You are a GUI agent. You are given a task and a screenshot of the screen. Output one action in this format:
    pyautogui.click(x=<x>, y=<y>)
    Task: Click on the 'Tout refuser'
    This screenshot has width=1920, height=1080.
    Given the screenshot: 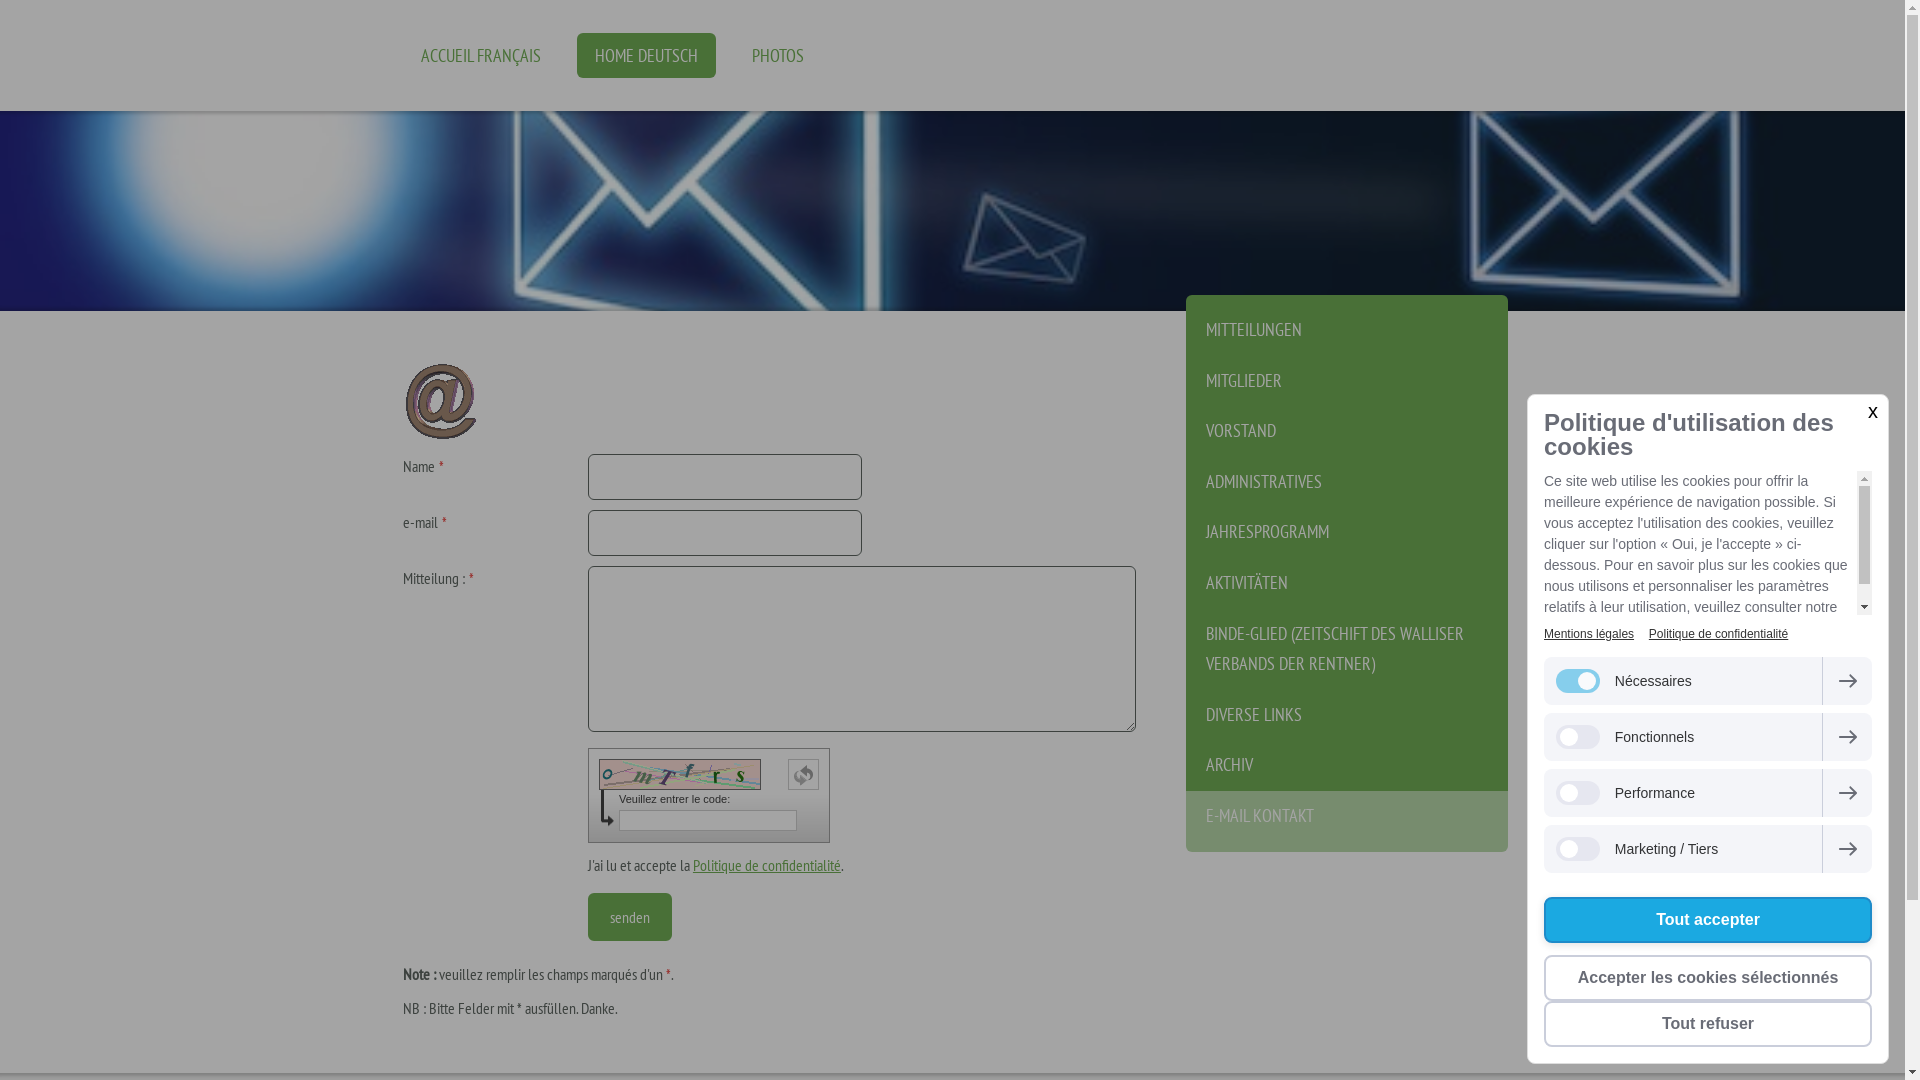 What is the action you would take?
    pyautogui.click(x=1707, y=1023)
    